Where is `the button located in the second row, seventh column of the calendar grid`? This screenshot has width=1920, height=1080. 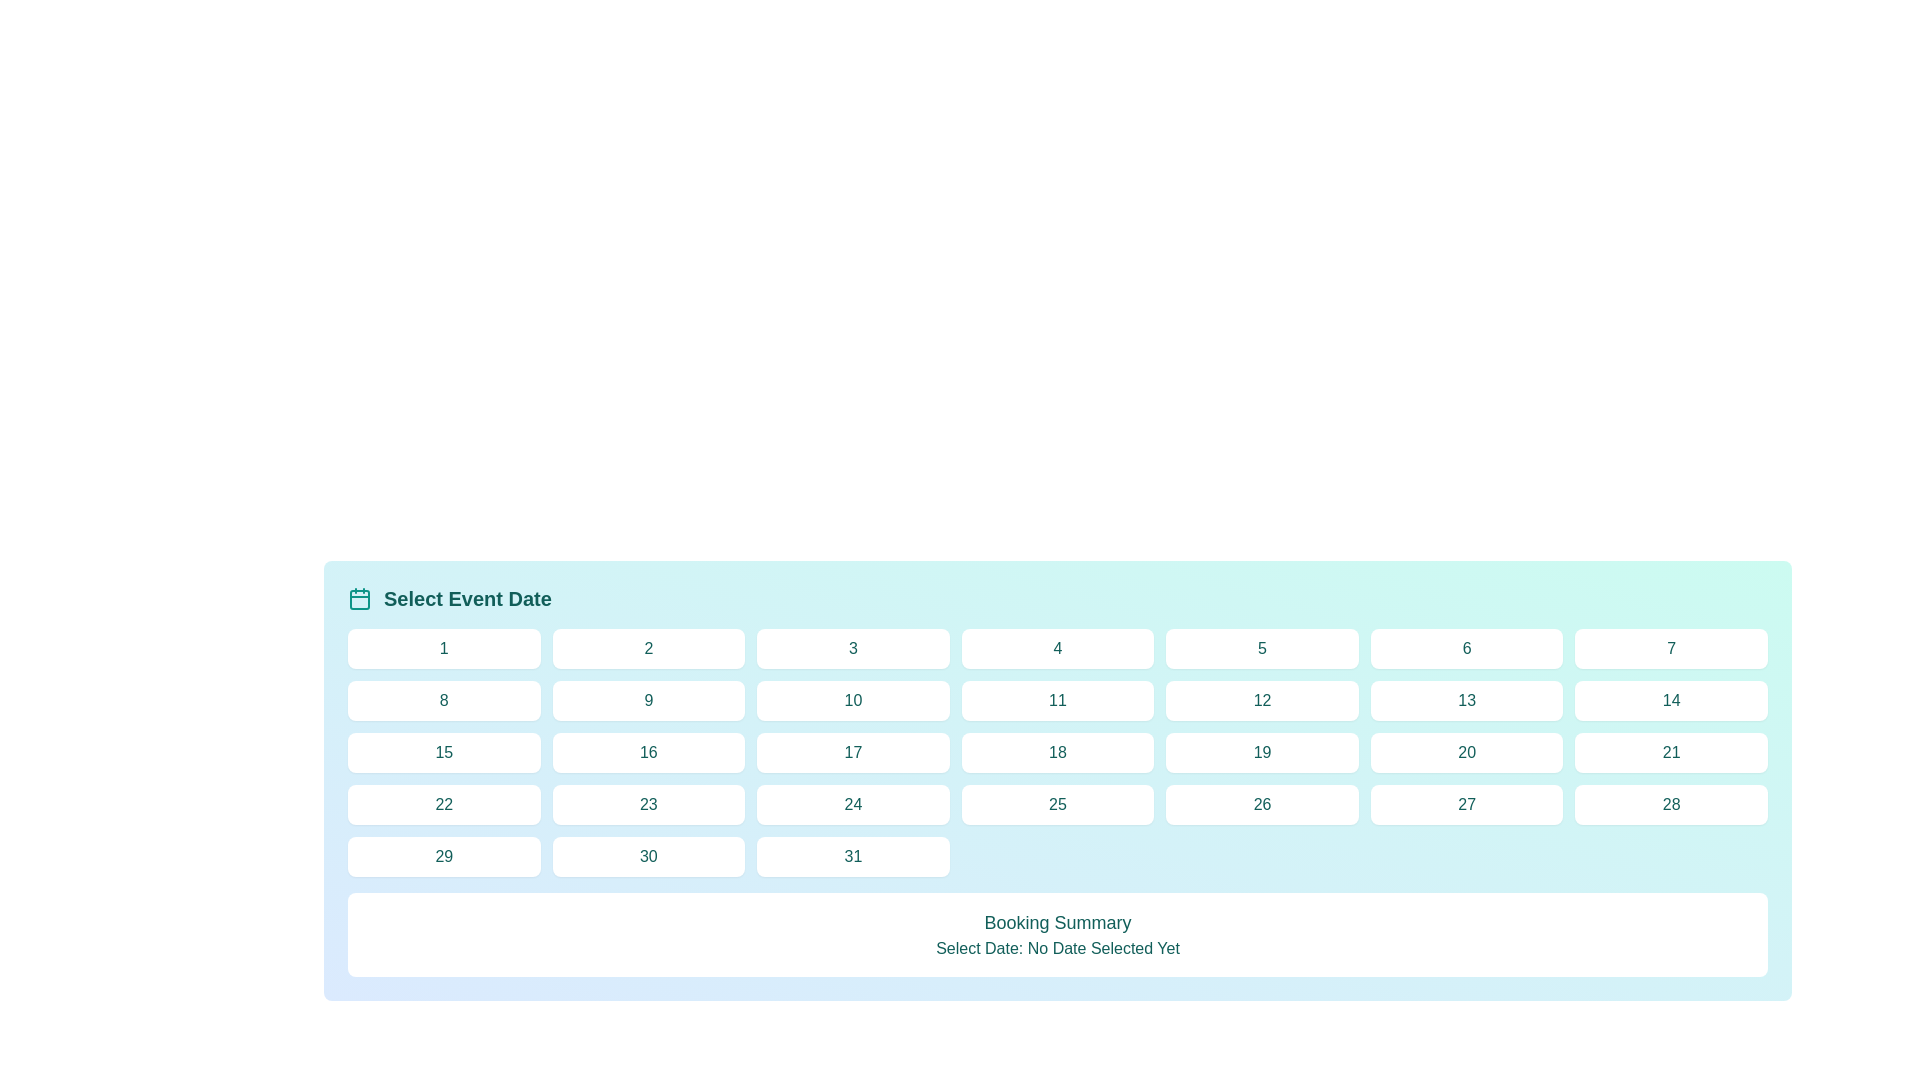
the button located in the second row, seventh column of the calendar grid is located at coordinates (1671, 700).